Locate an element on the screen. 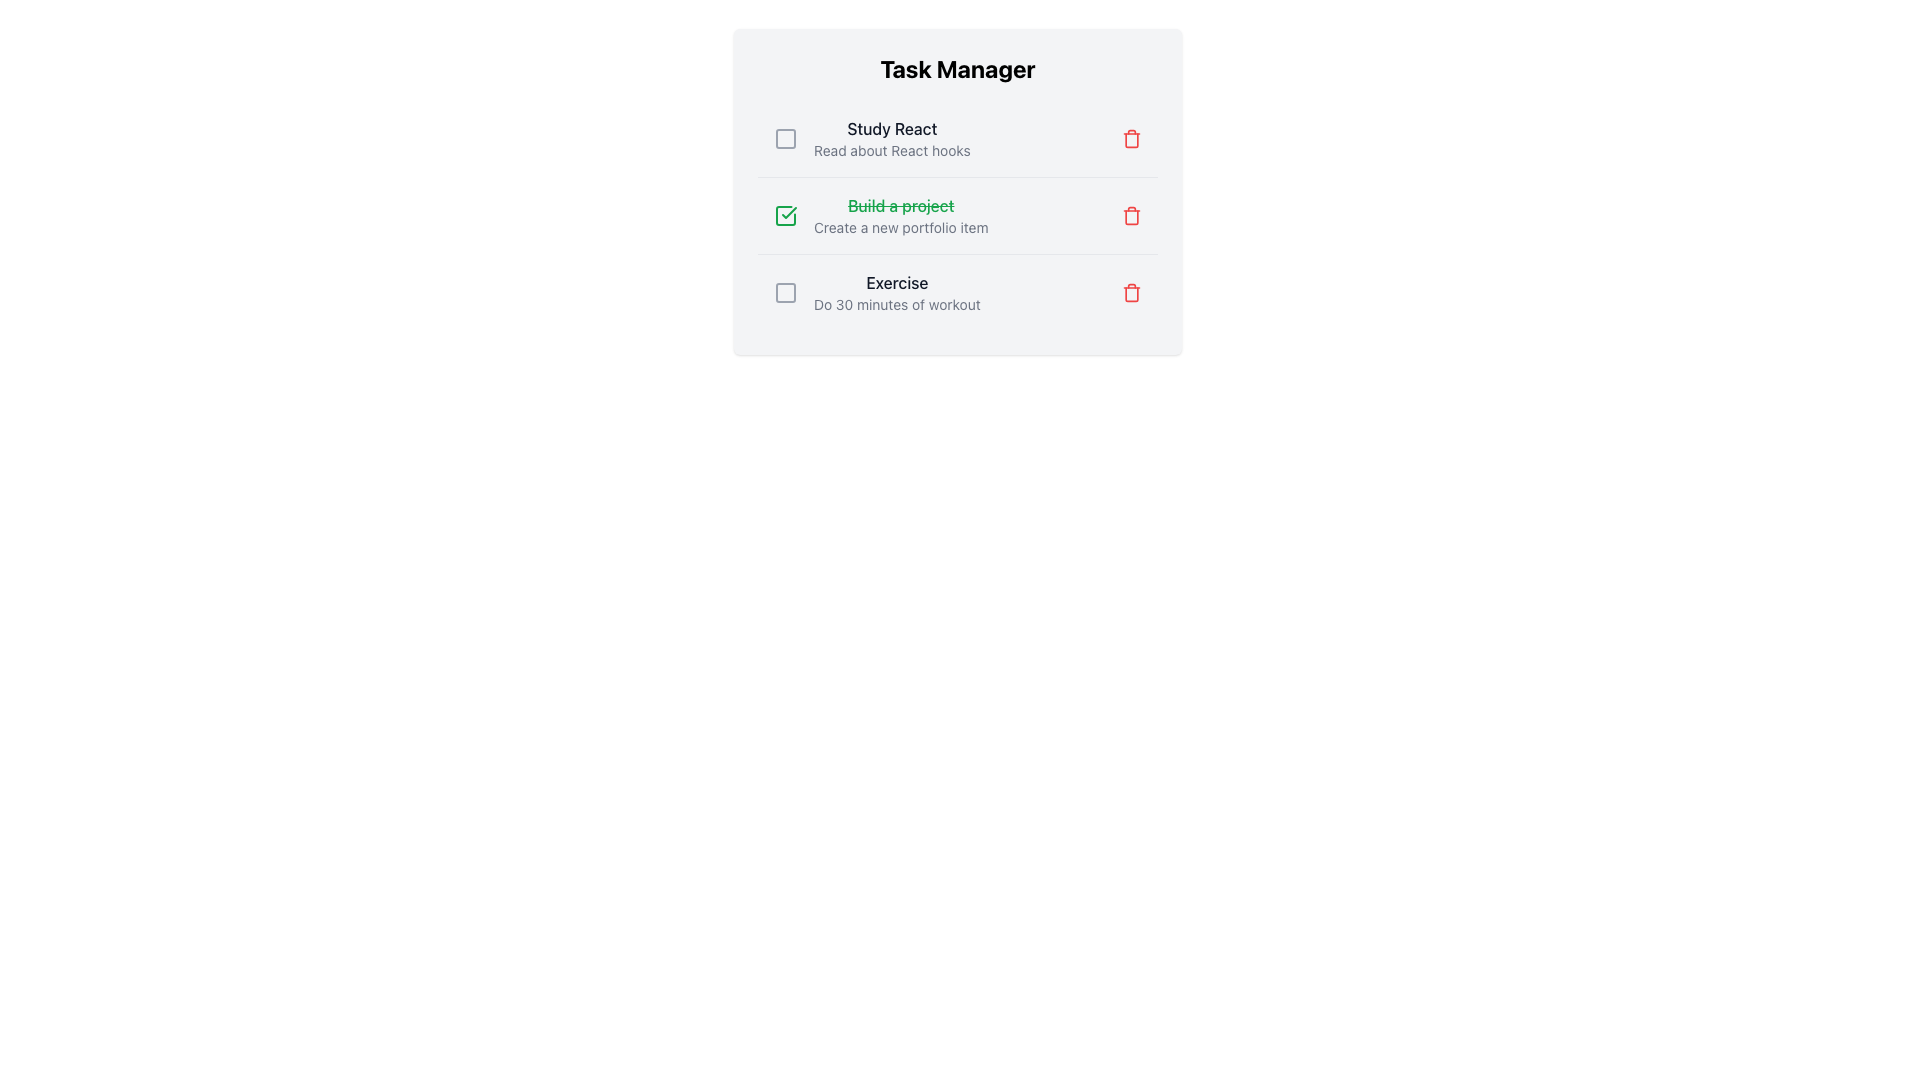 This screenshot has height=1080, width=1920. the task item in the first row of the task manager is located at coordinates (872, 137).